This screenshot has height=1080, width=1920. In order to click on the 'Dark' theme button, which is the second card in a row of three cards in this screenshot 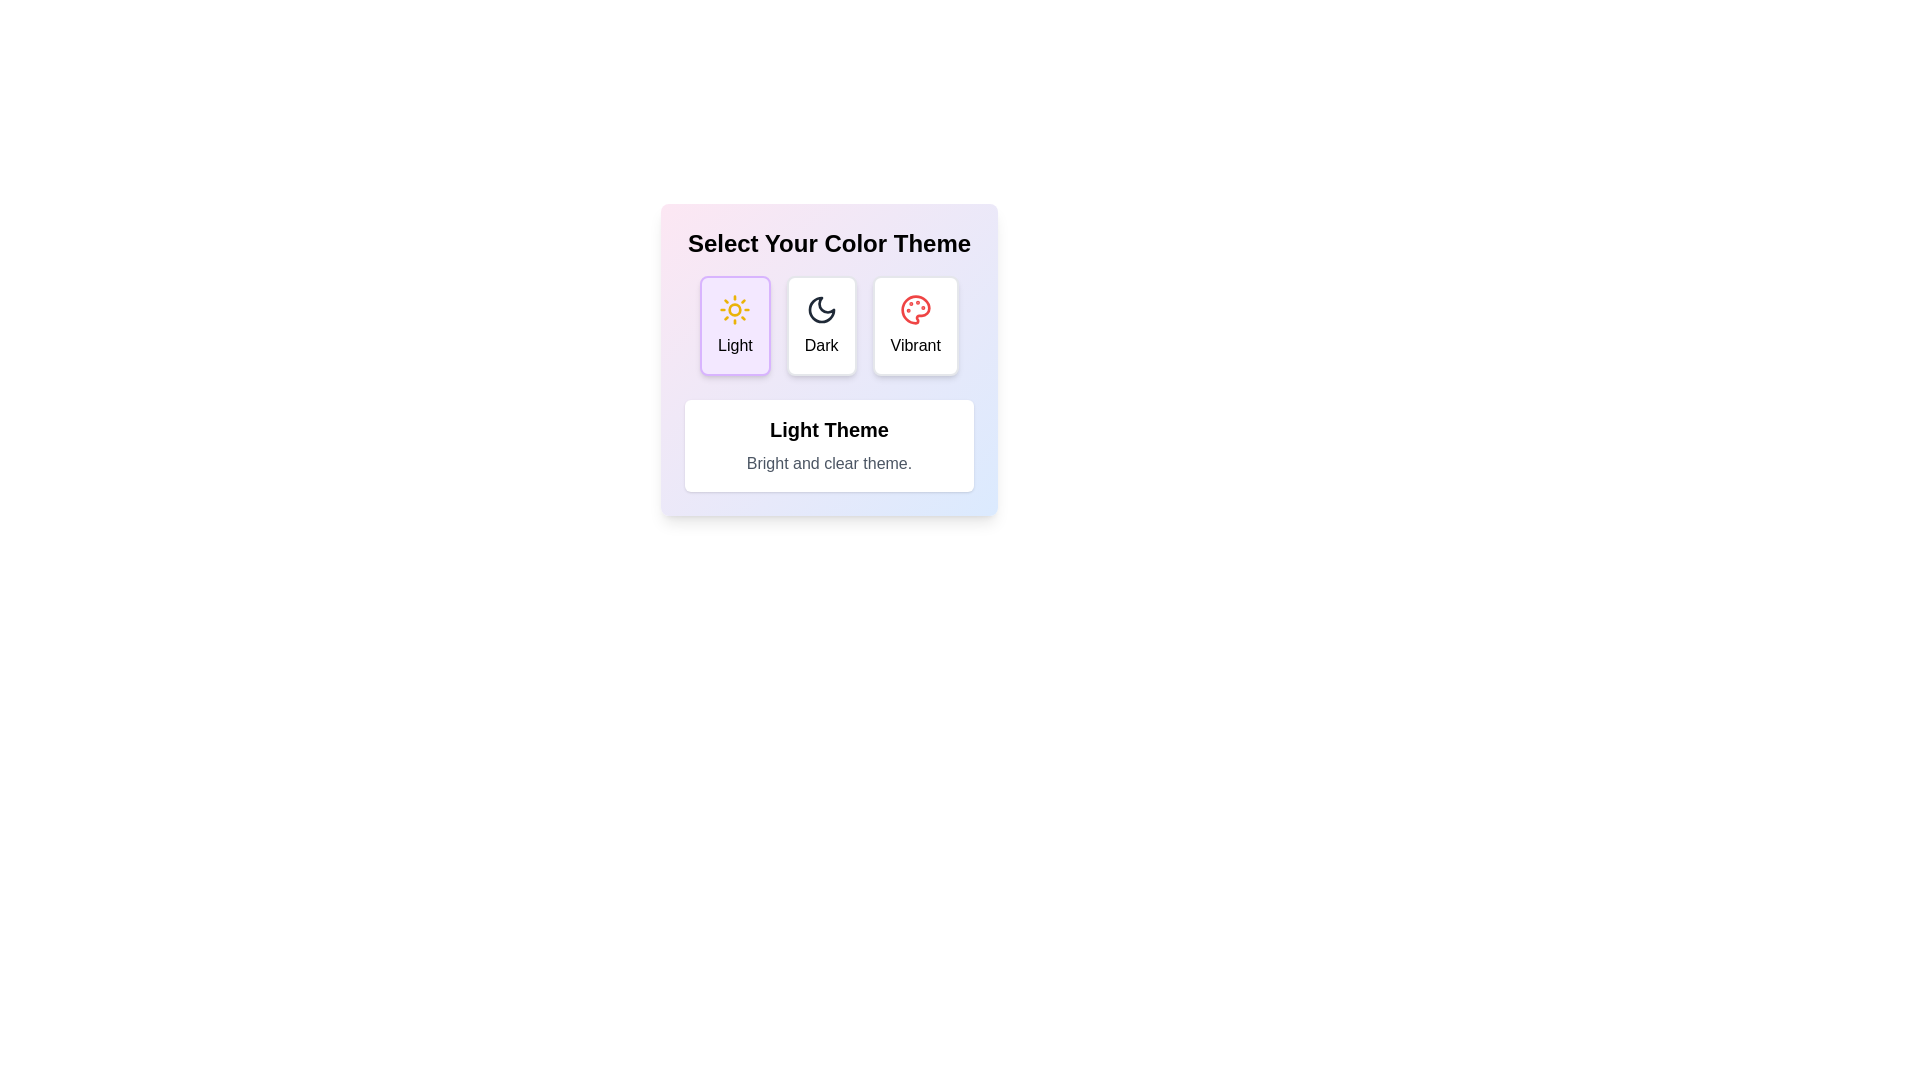, I will do `click(821, 325)`.